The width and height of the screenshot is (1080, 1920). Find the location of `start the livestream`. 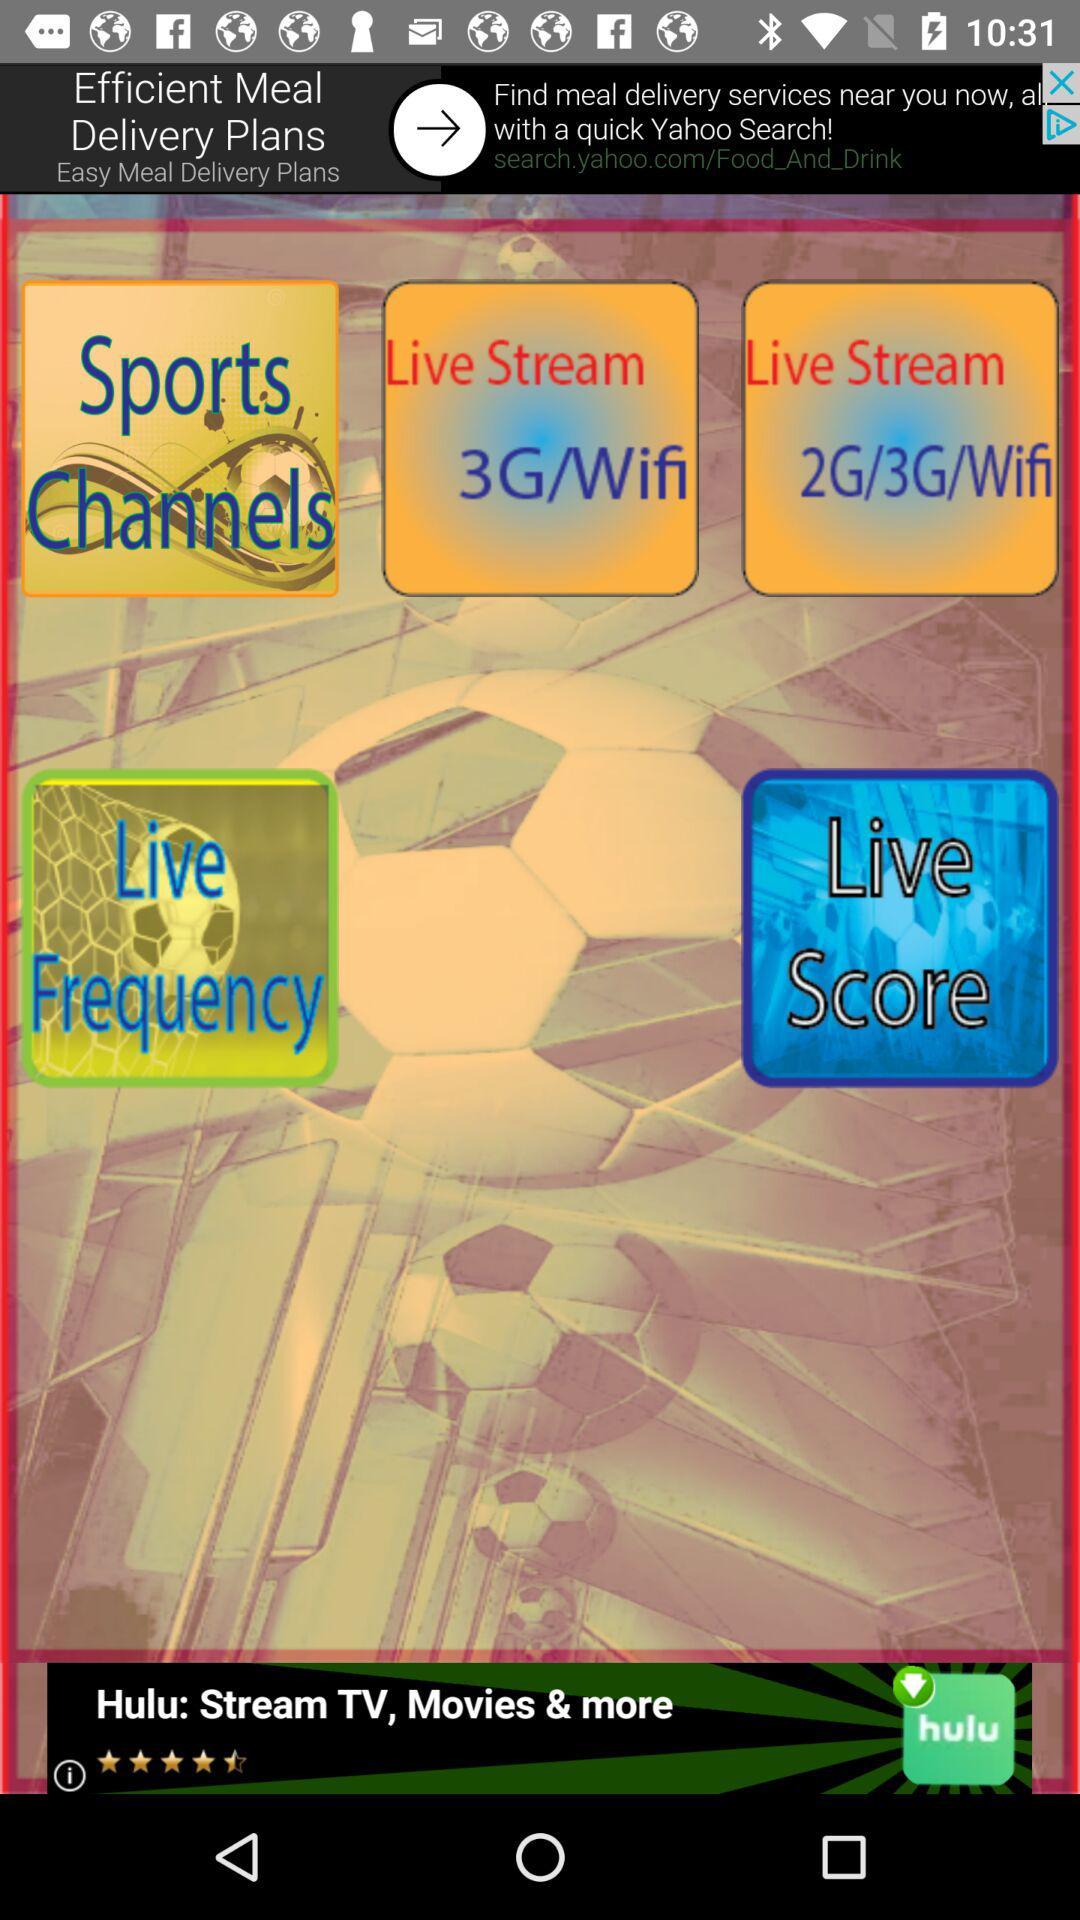

start the livestream is located at coordinates (898, 437).